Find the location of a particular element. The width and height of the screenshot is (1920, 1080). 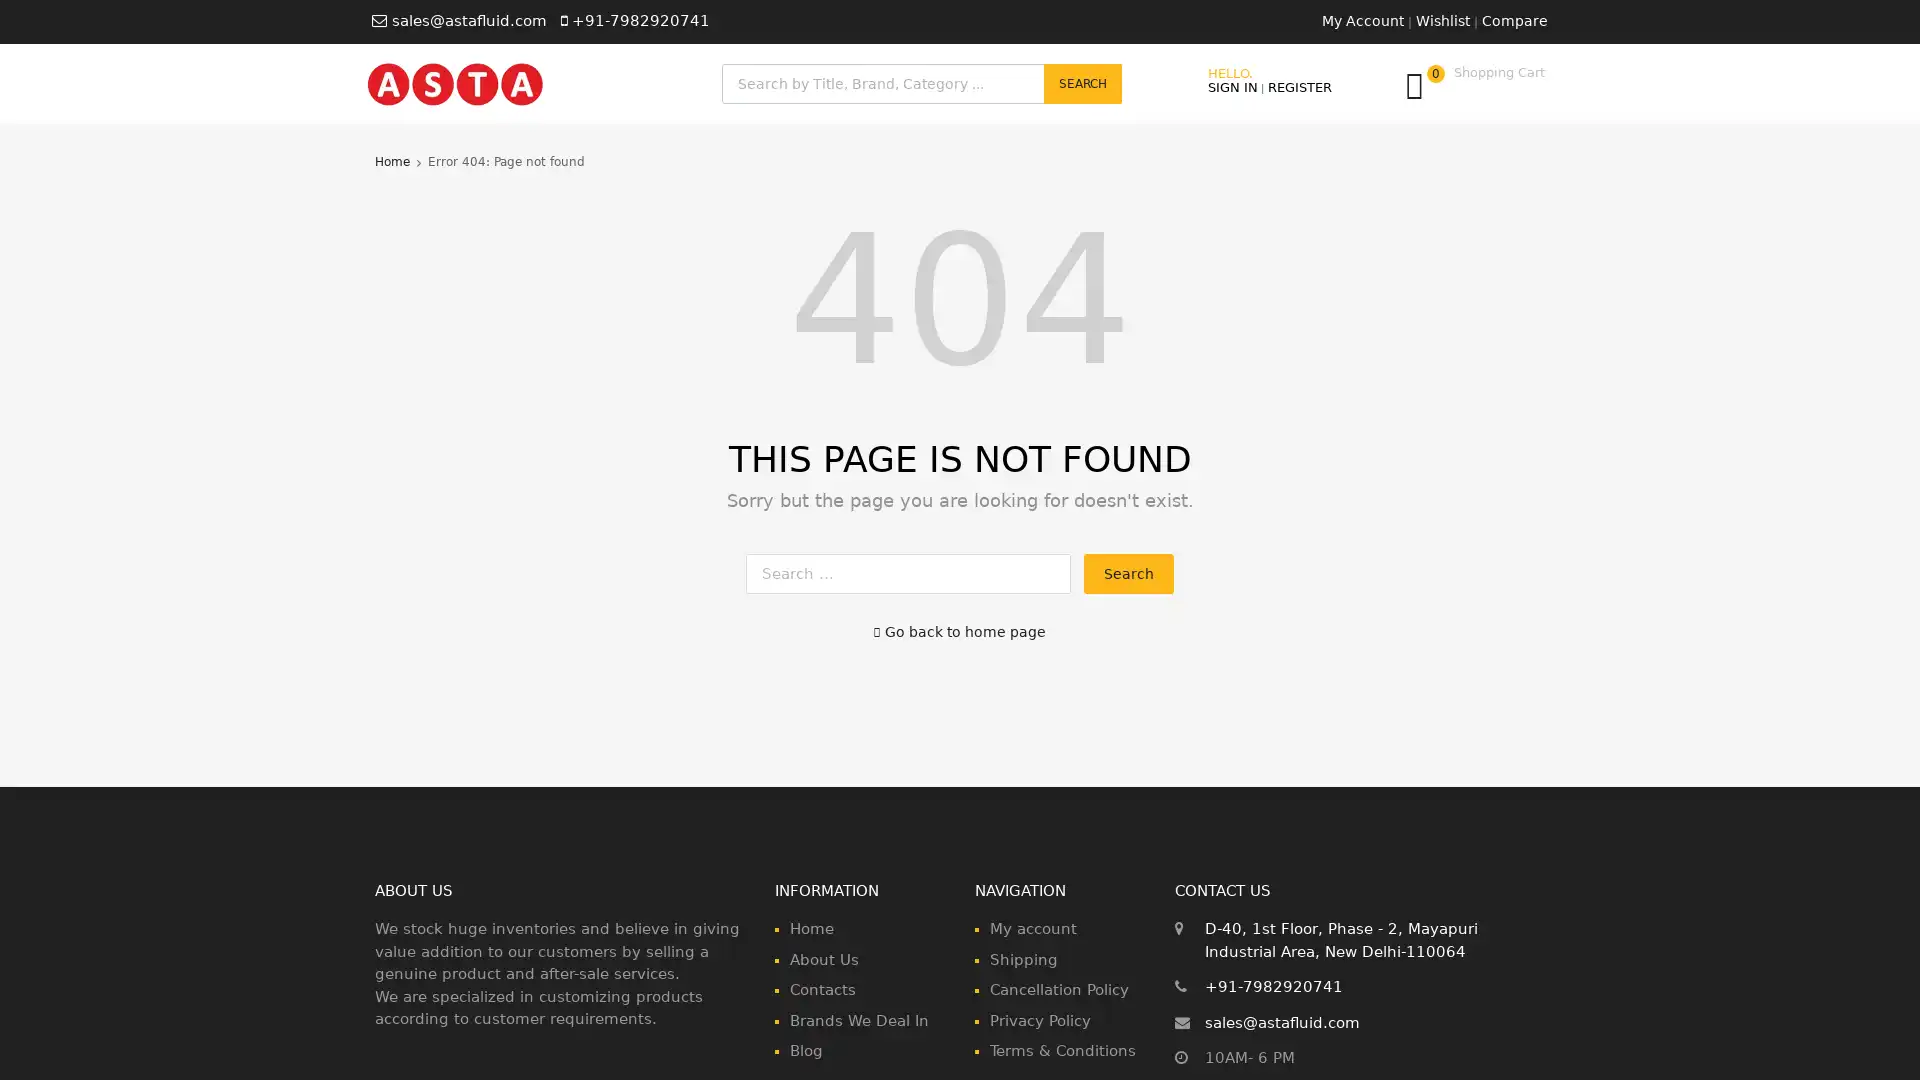

Search is located at coordinates (1128, 574).